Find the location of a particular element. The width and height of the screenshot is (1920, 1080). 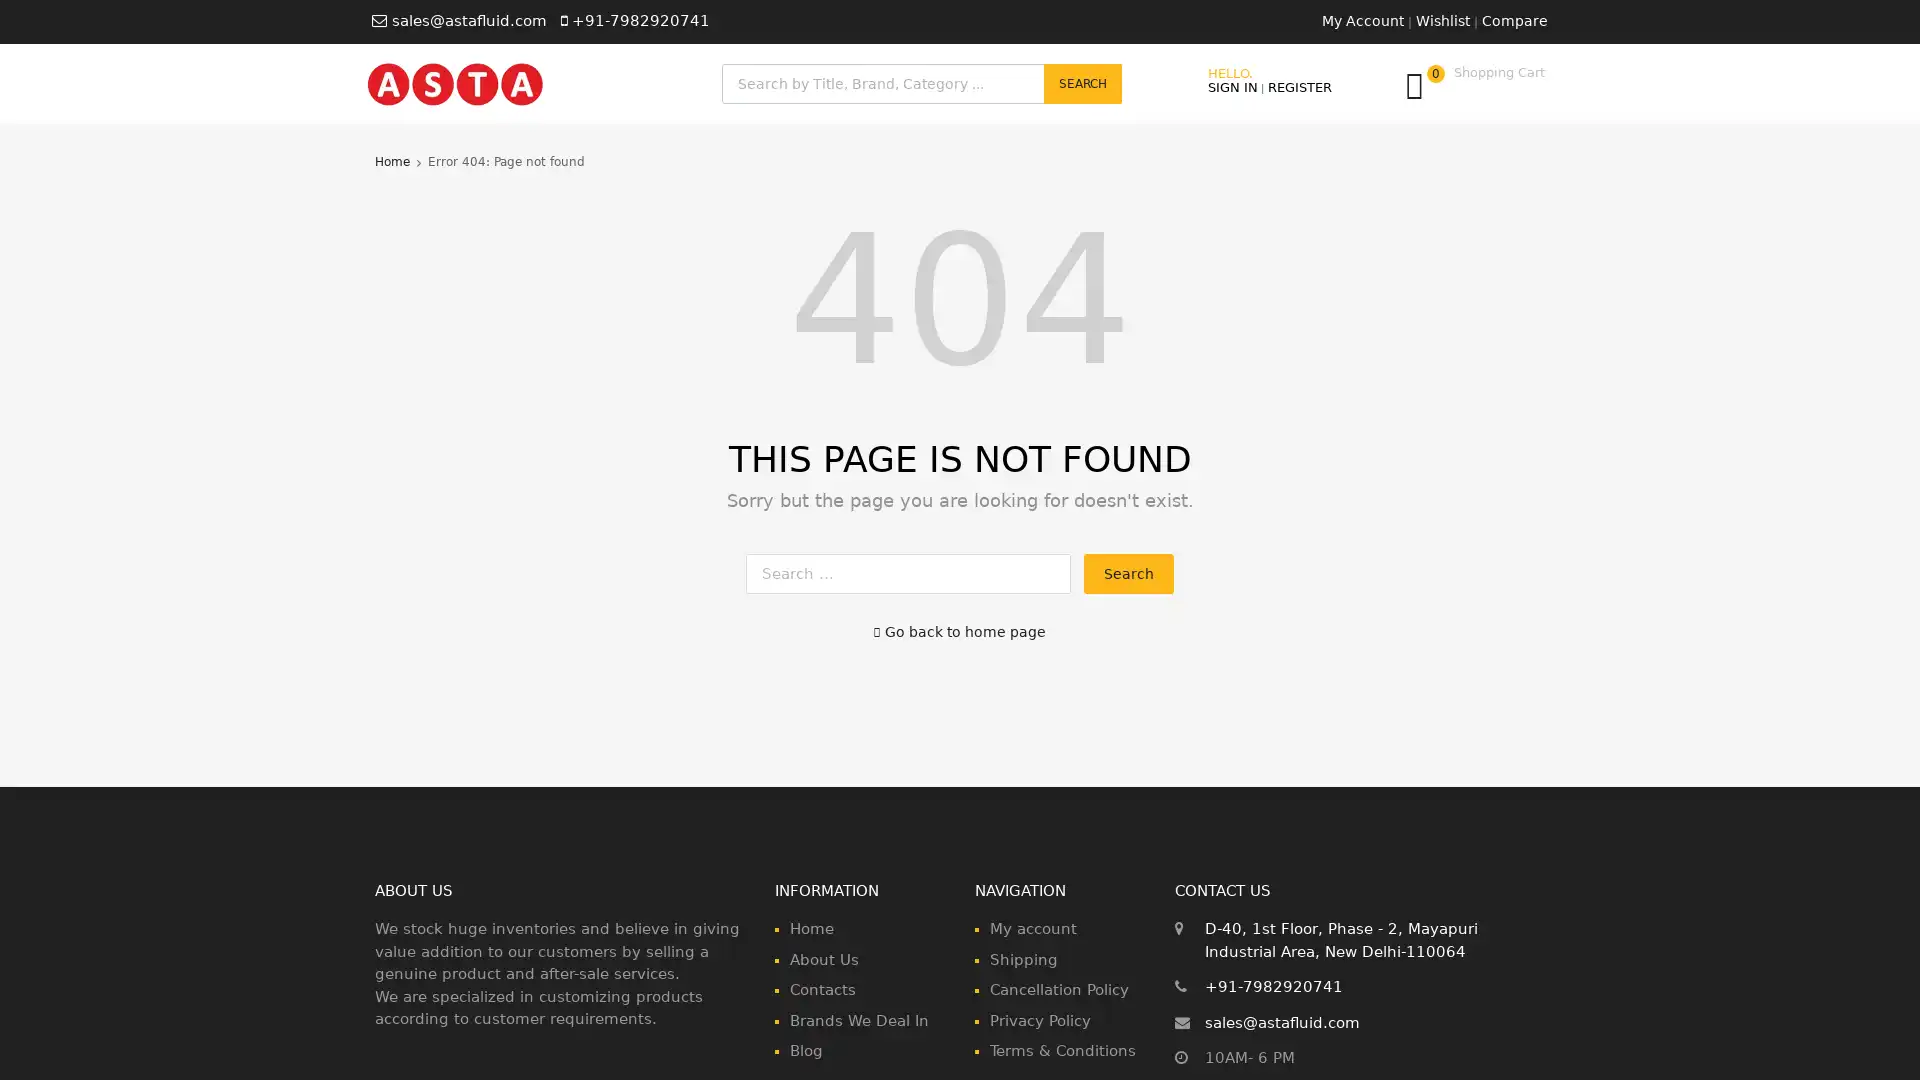

Search is located at coordinates (1128, 574).